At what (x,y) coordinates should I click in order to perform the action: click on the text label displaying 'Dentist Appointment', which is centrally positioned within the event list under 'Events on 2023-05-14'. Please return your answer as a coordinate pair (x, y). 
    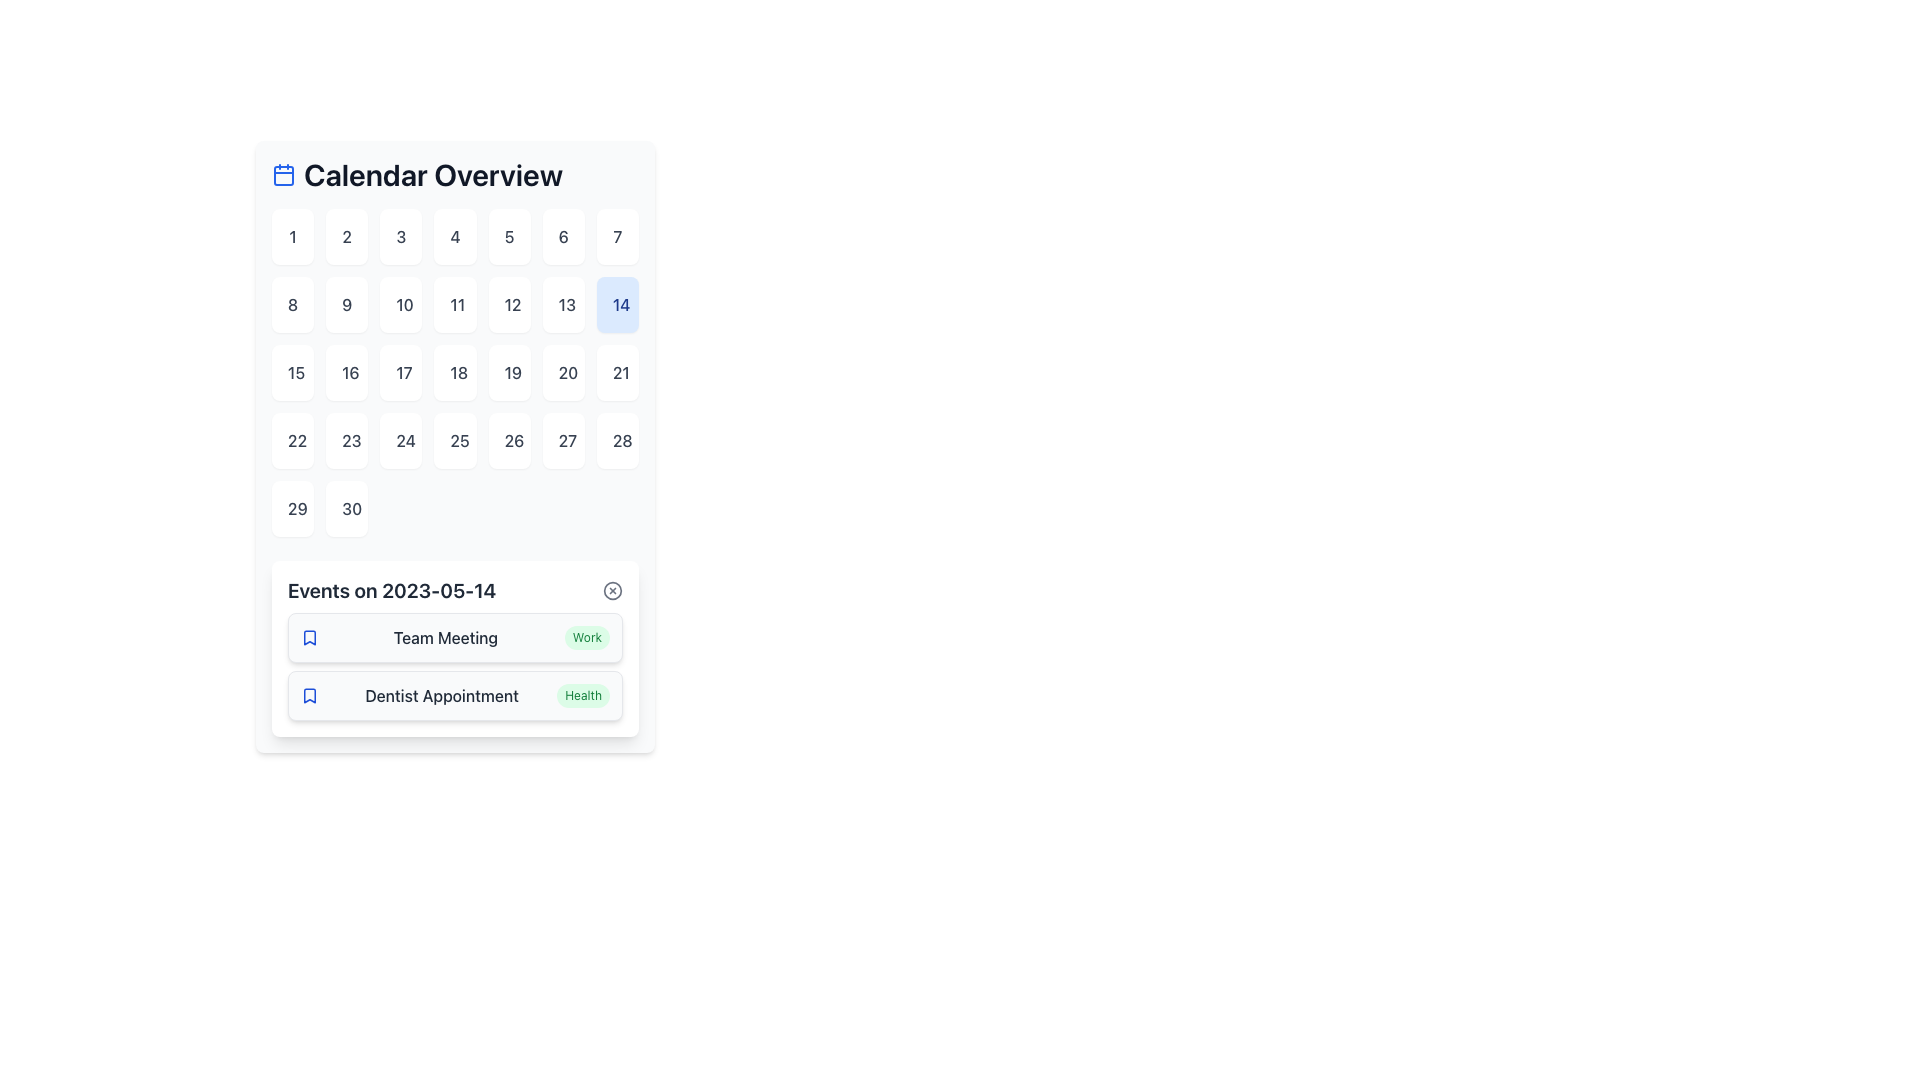
    Looking at the image, I should click on (440, 694).